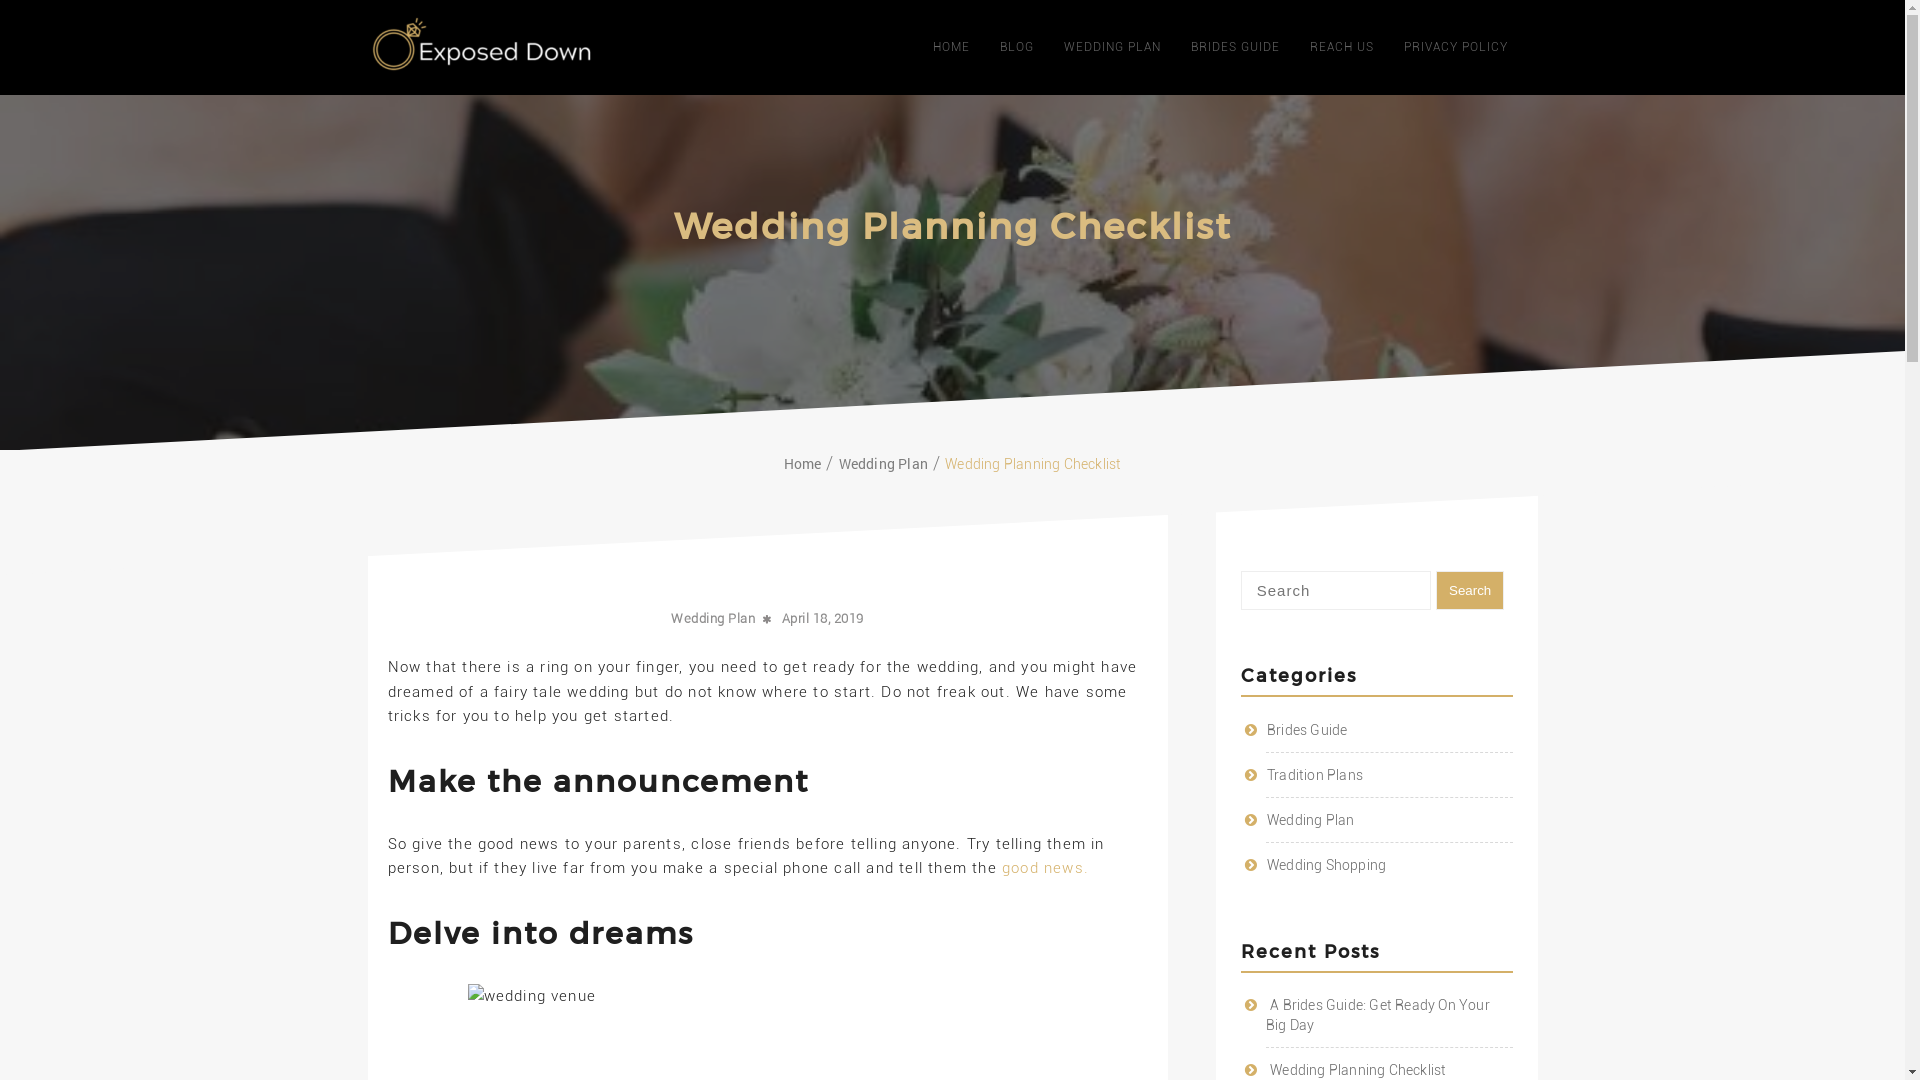 The width and height of the screenshot is (1920, 1080). What do you see at coordinates (1233, 45) in the screenshot?
I see `'BRIDES GUIDE'` at bounding box center [1233, 45].